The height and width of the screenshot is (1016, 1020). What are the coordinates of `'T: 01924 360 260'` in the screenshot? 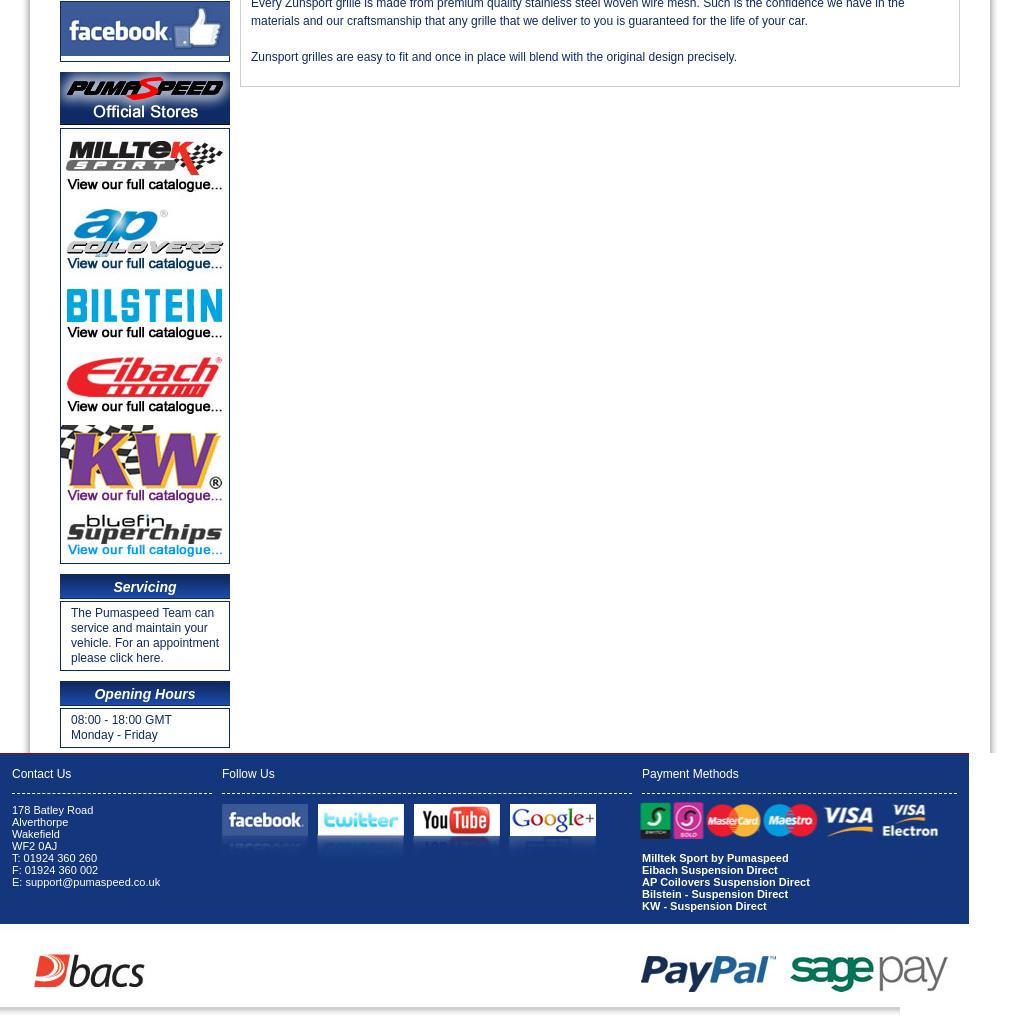 It's located at (54, 858).